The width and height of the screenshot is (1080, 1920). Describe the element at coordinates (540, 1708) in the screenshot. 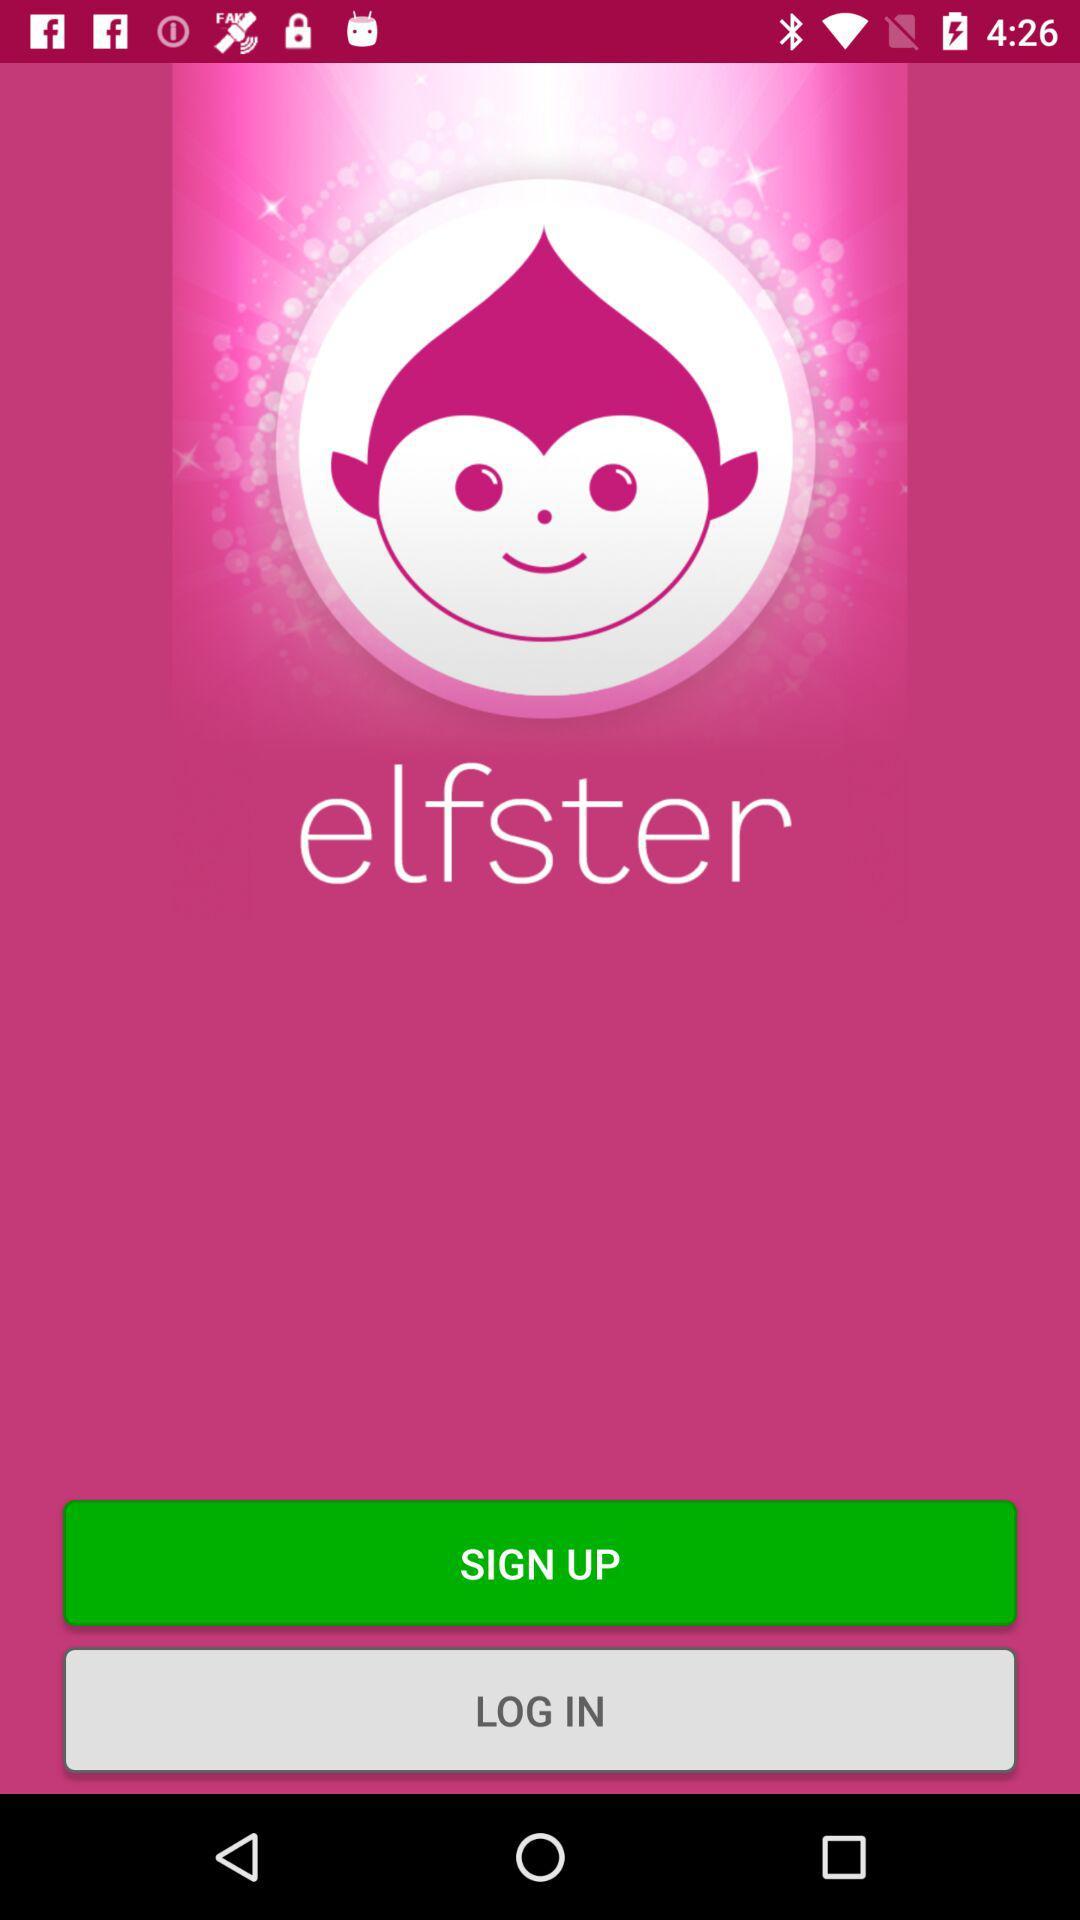

I see `the log in` at that location.